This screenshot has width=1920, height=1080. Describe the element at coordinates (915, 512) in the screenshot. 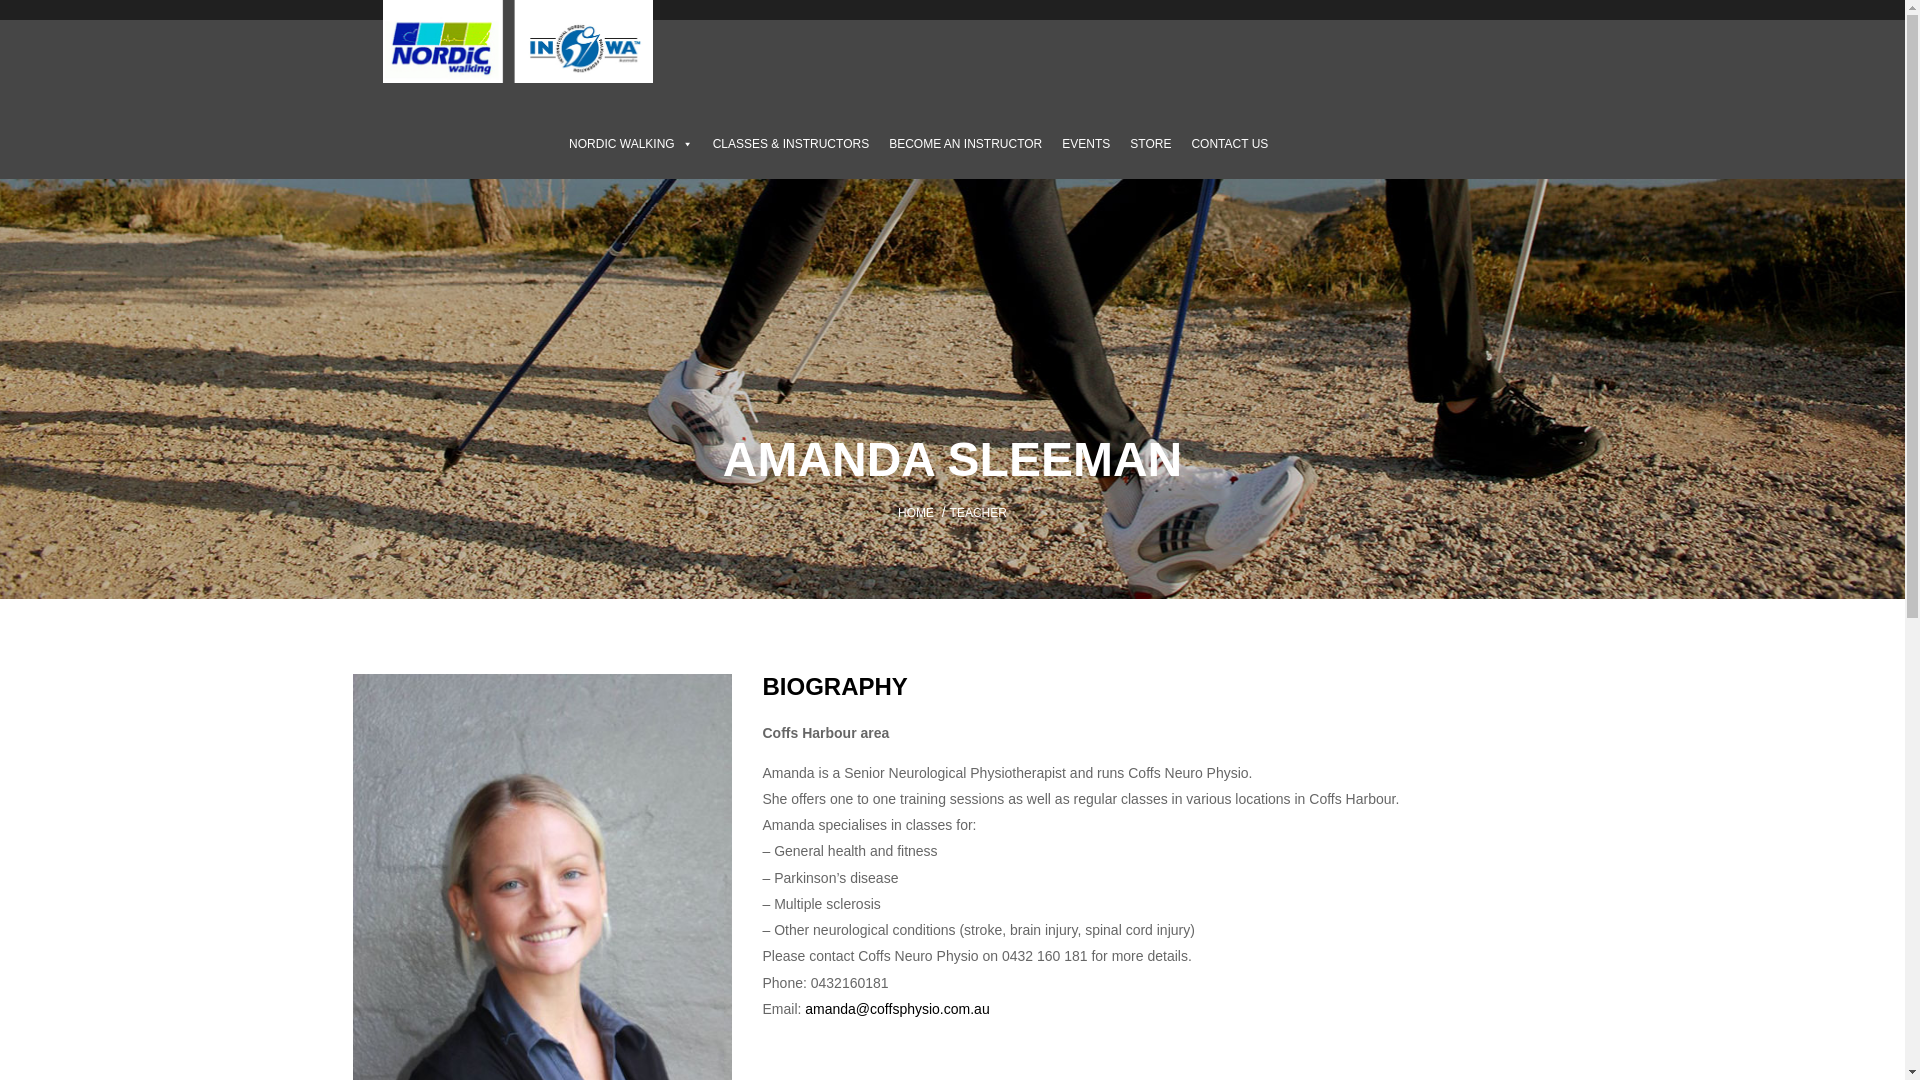

I see `'HOME'` at that location.